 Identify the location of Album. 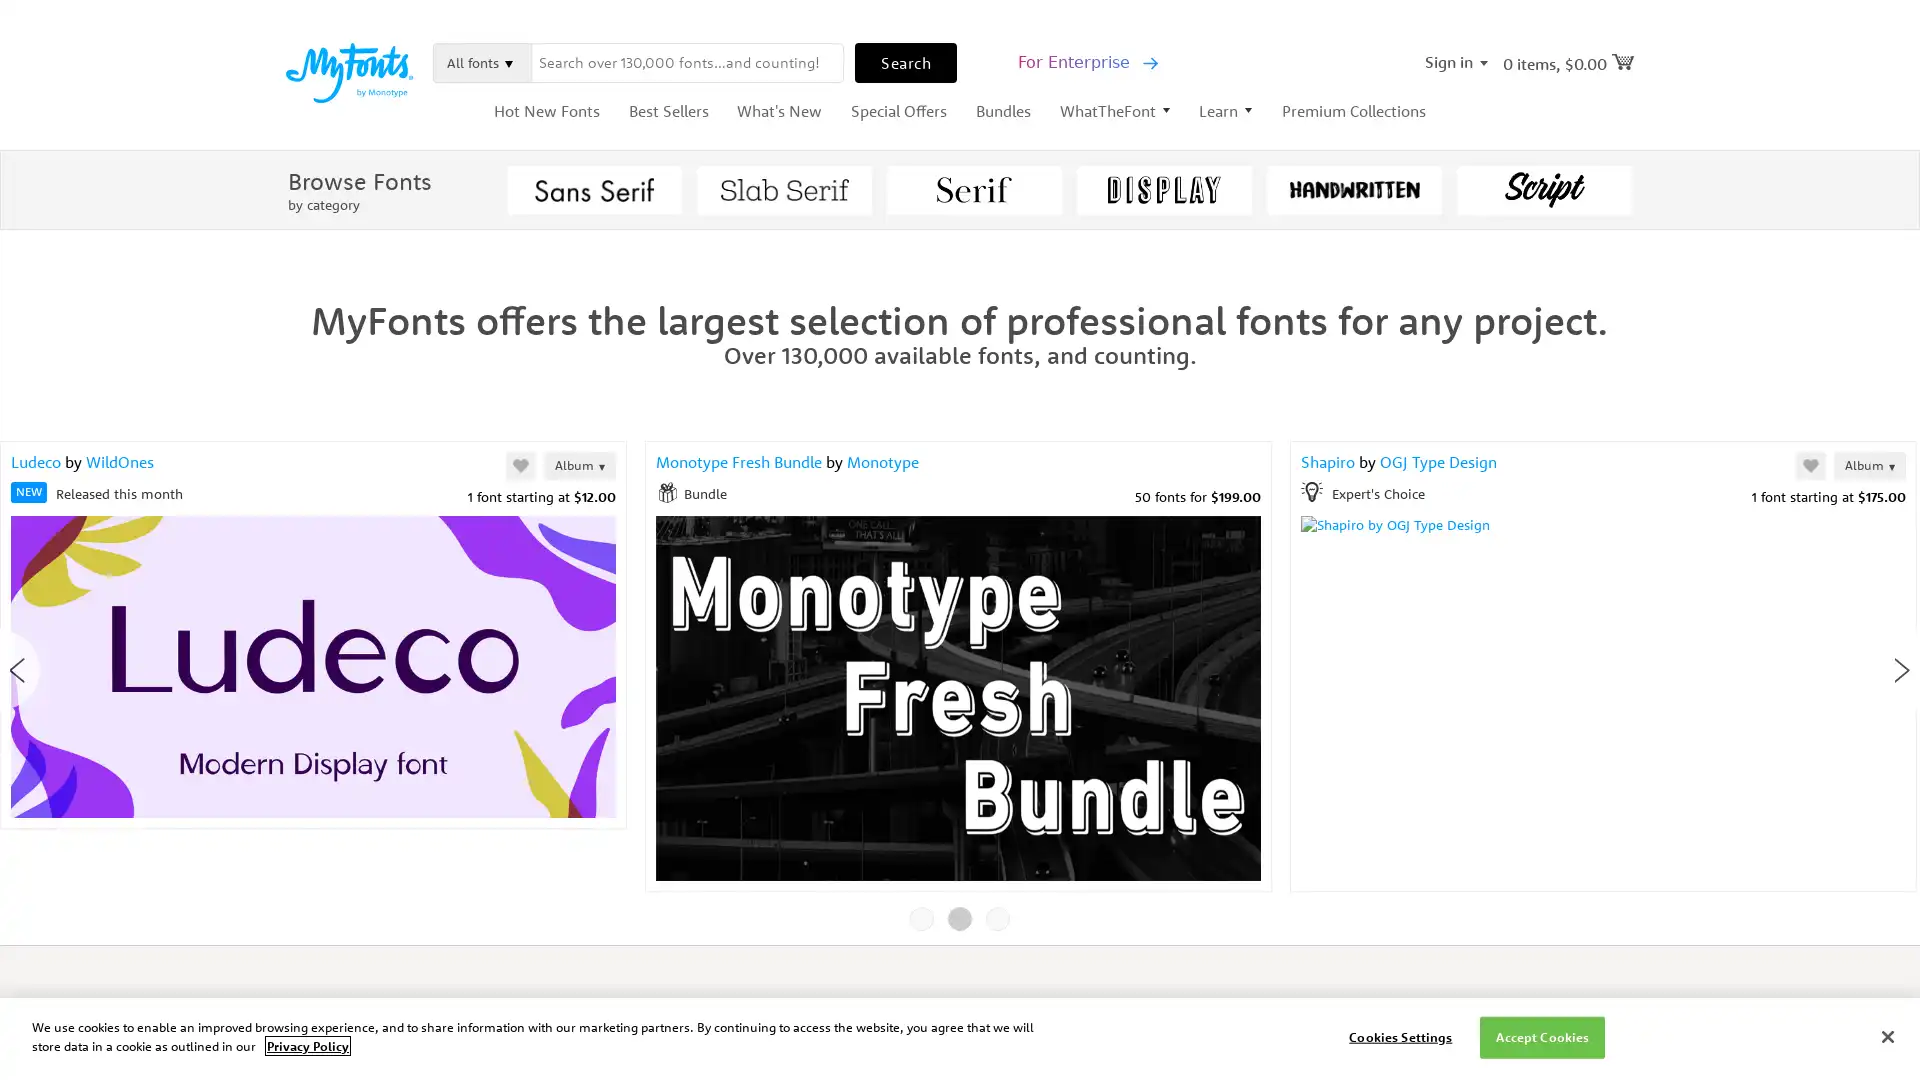
(914, 465).